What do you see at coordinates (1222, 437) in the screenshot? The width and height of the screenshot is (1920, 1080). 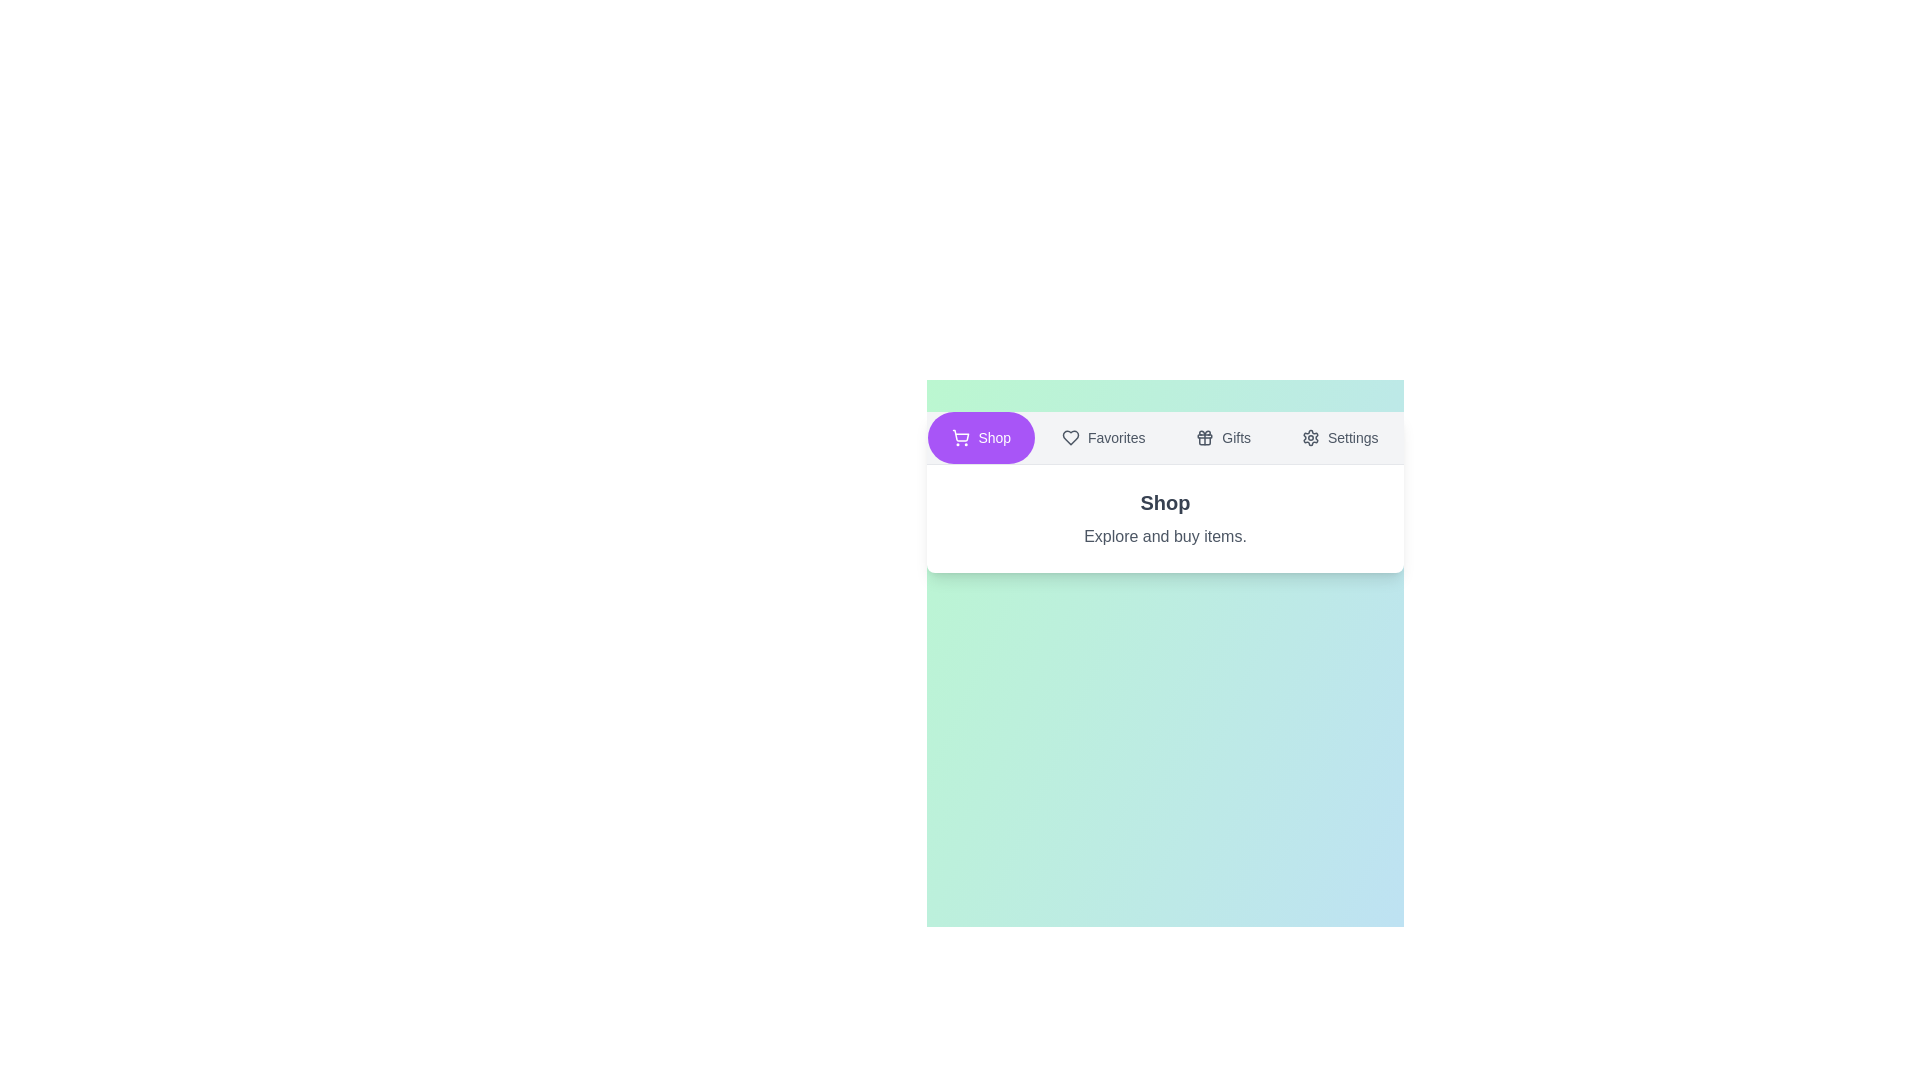 I see `the Gifts tab by clicking its button` at bounding box center [1222, 437].